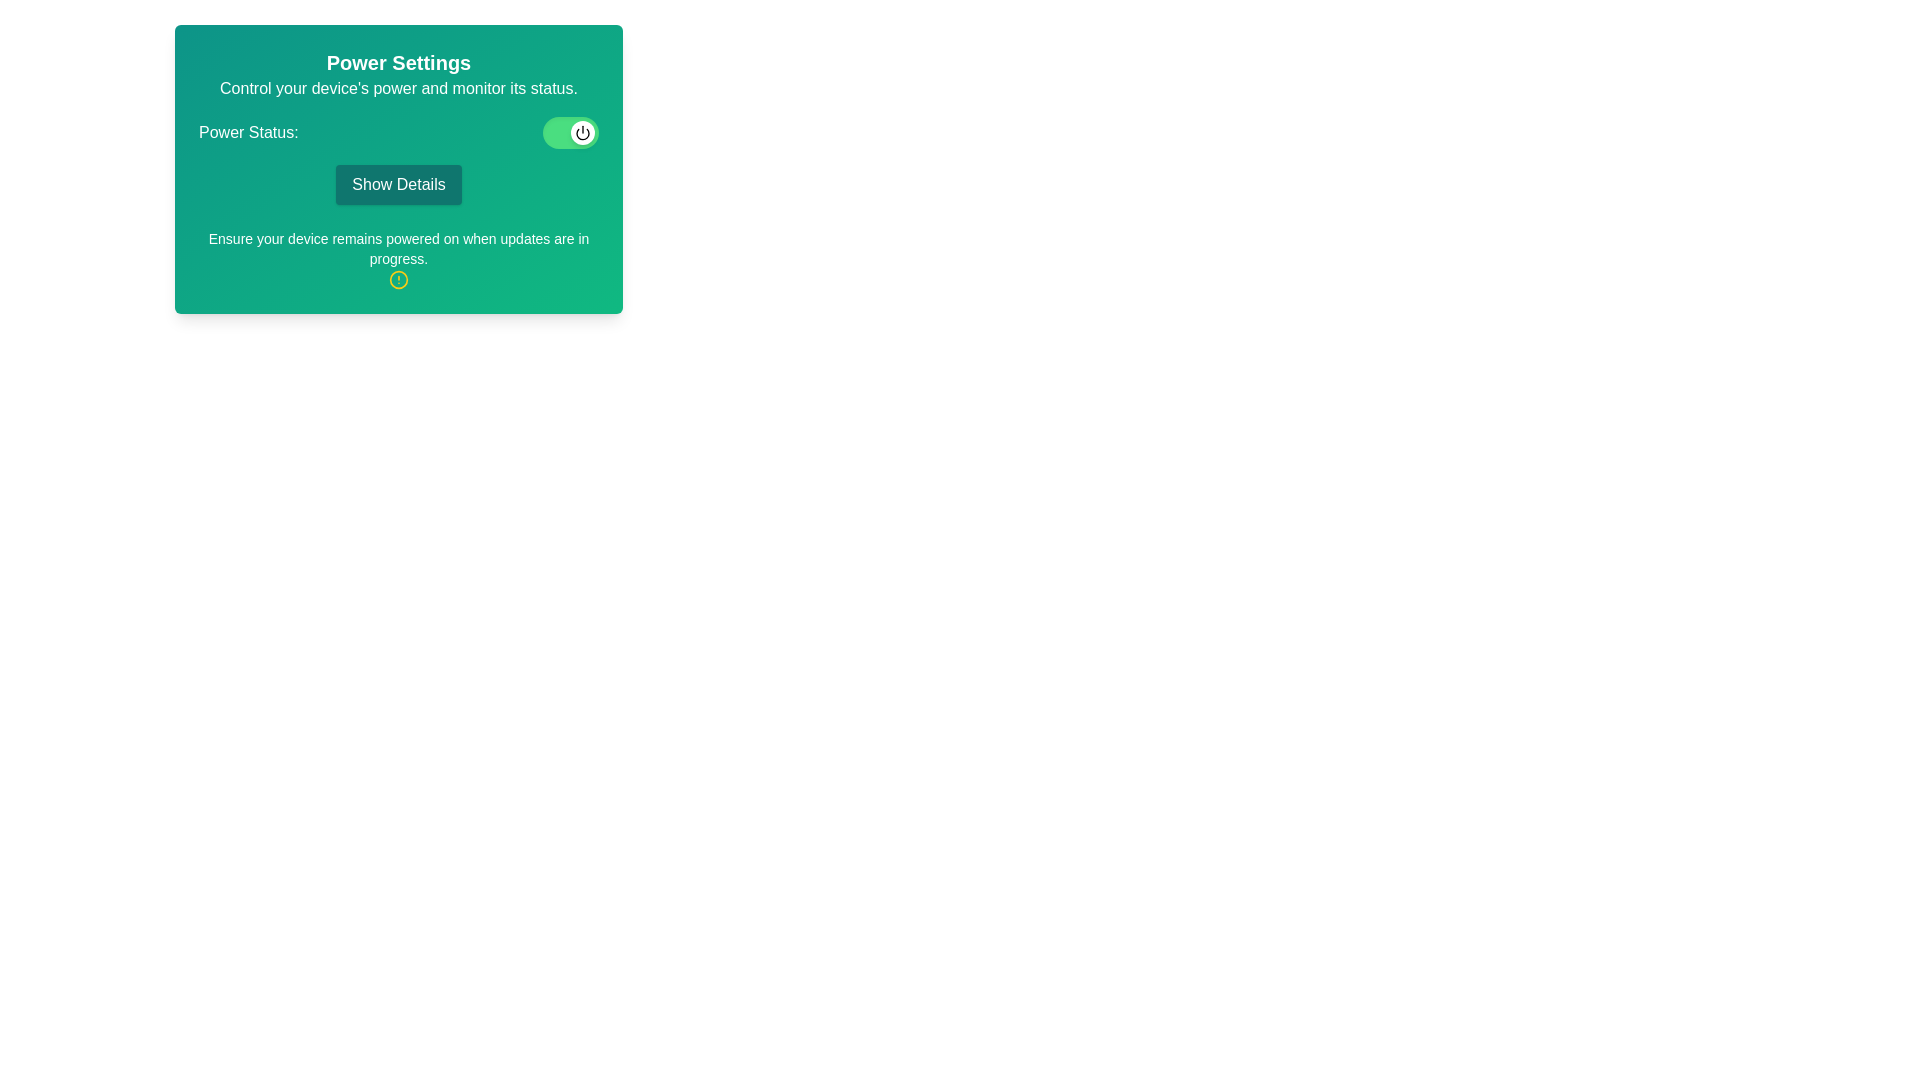 This screenshot has height=1080, width=1920. Describe the element at coordinates (398, 257) in the screenshot. I see `the Informational Text with Icon that instructs users to ensure their device remains powered on during updates, which is located within the 'Power Settings' card` at that location.